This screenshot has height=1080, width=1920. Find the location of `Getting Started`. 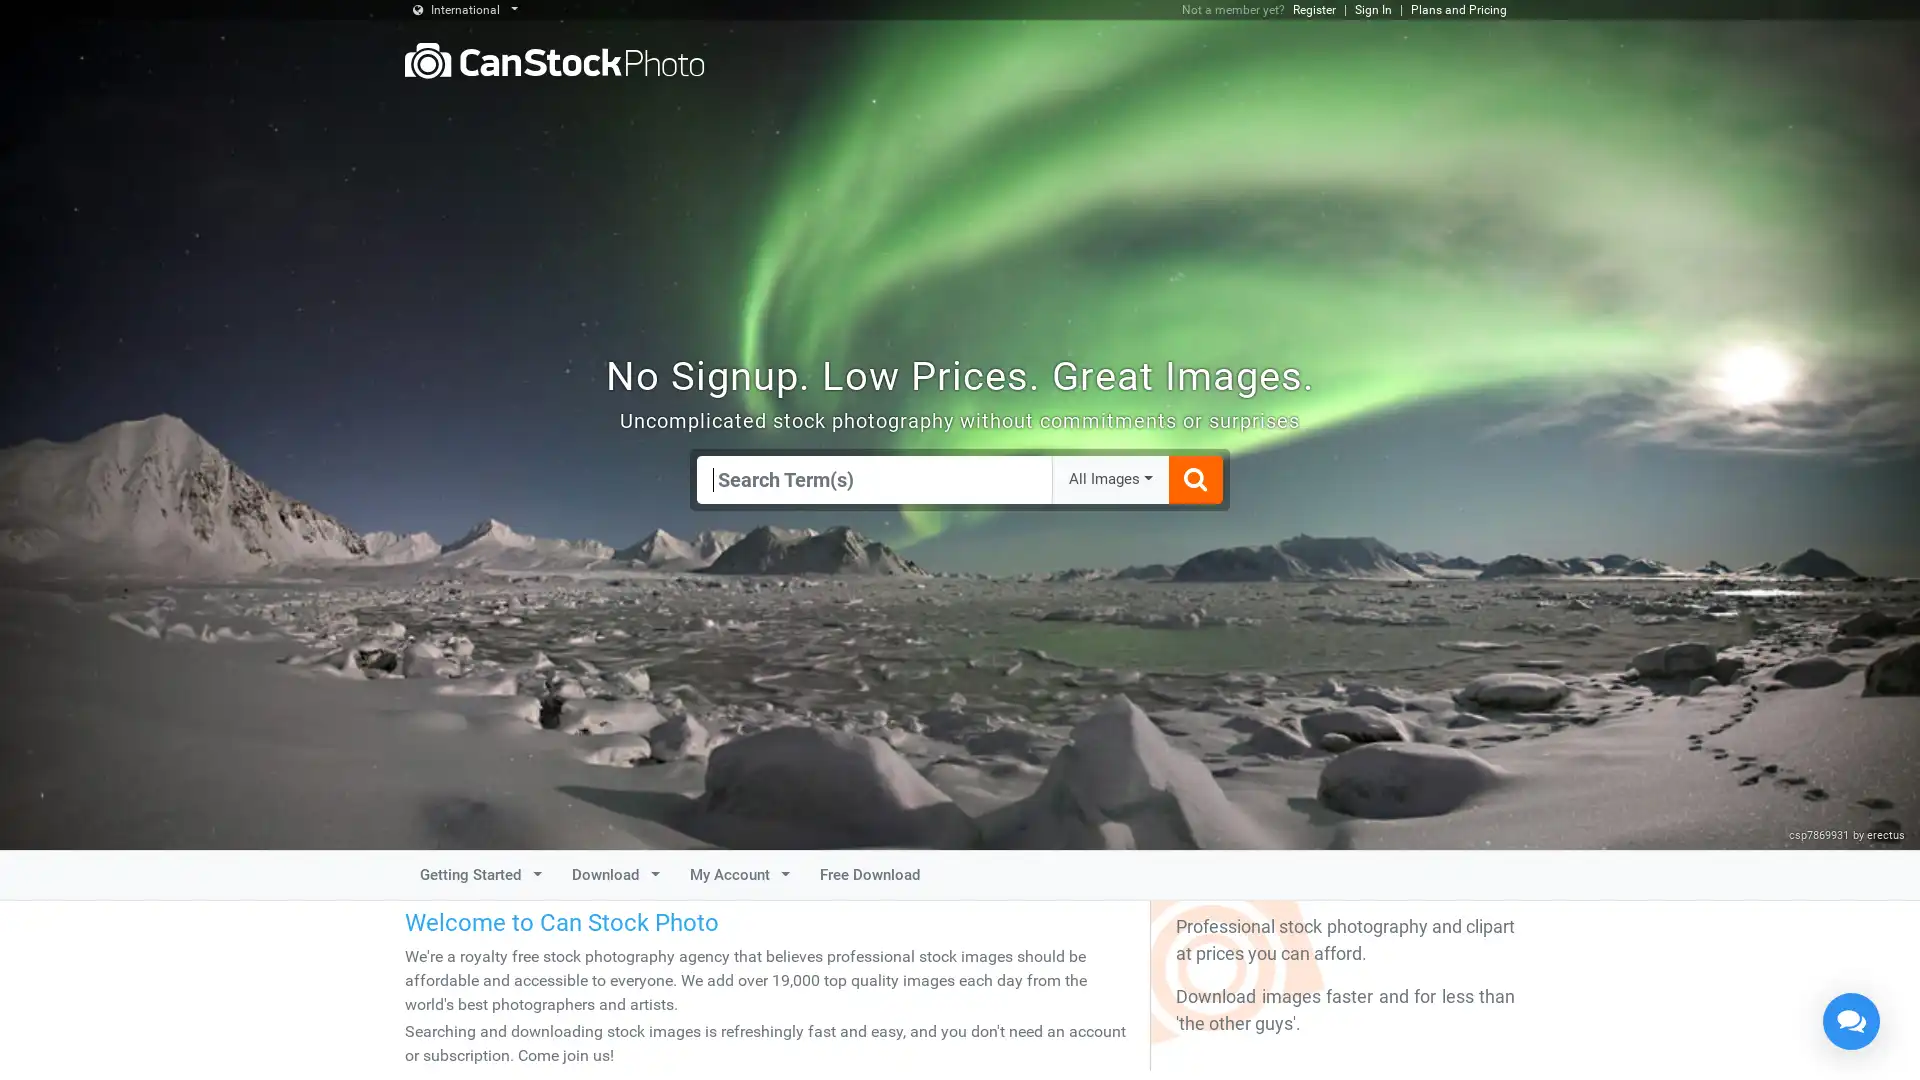

Getting Started is located at coordinates (480, 874).